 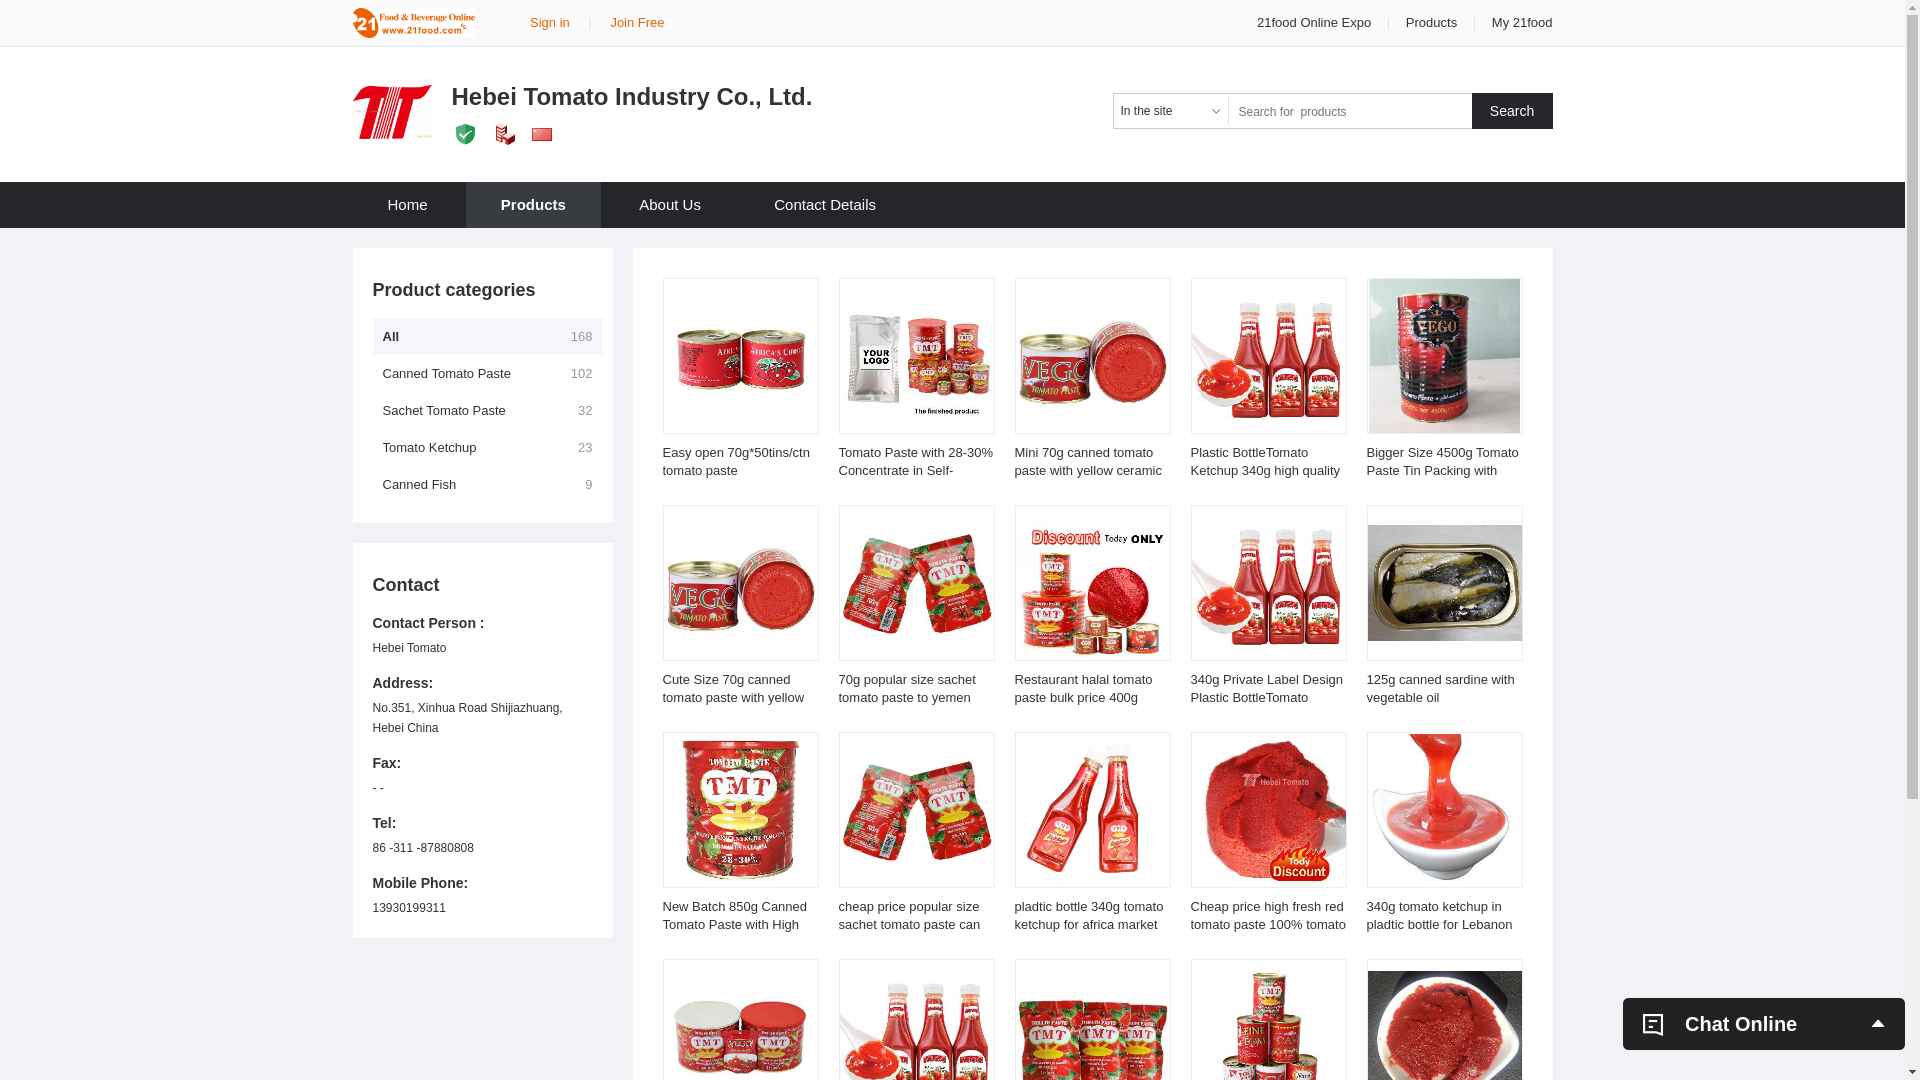 I want to click on 'Products', so click(x=1430, y=22).